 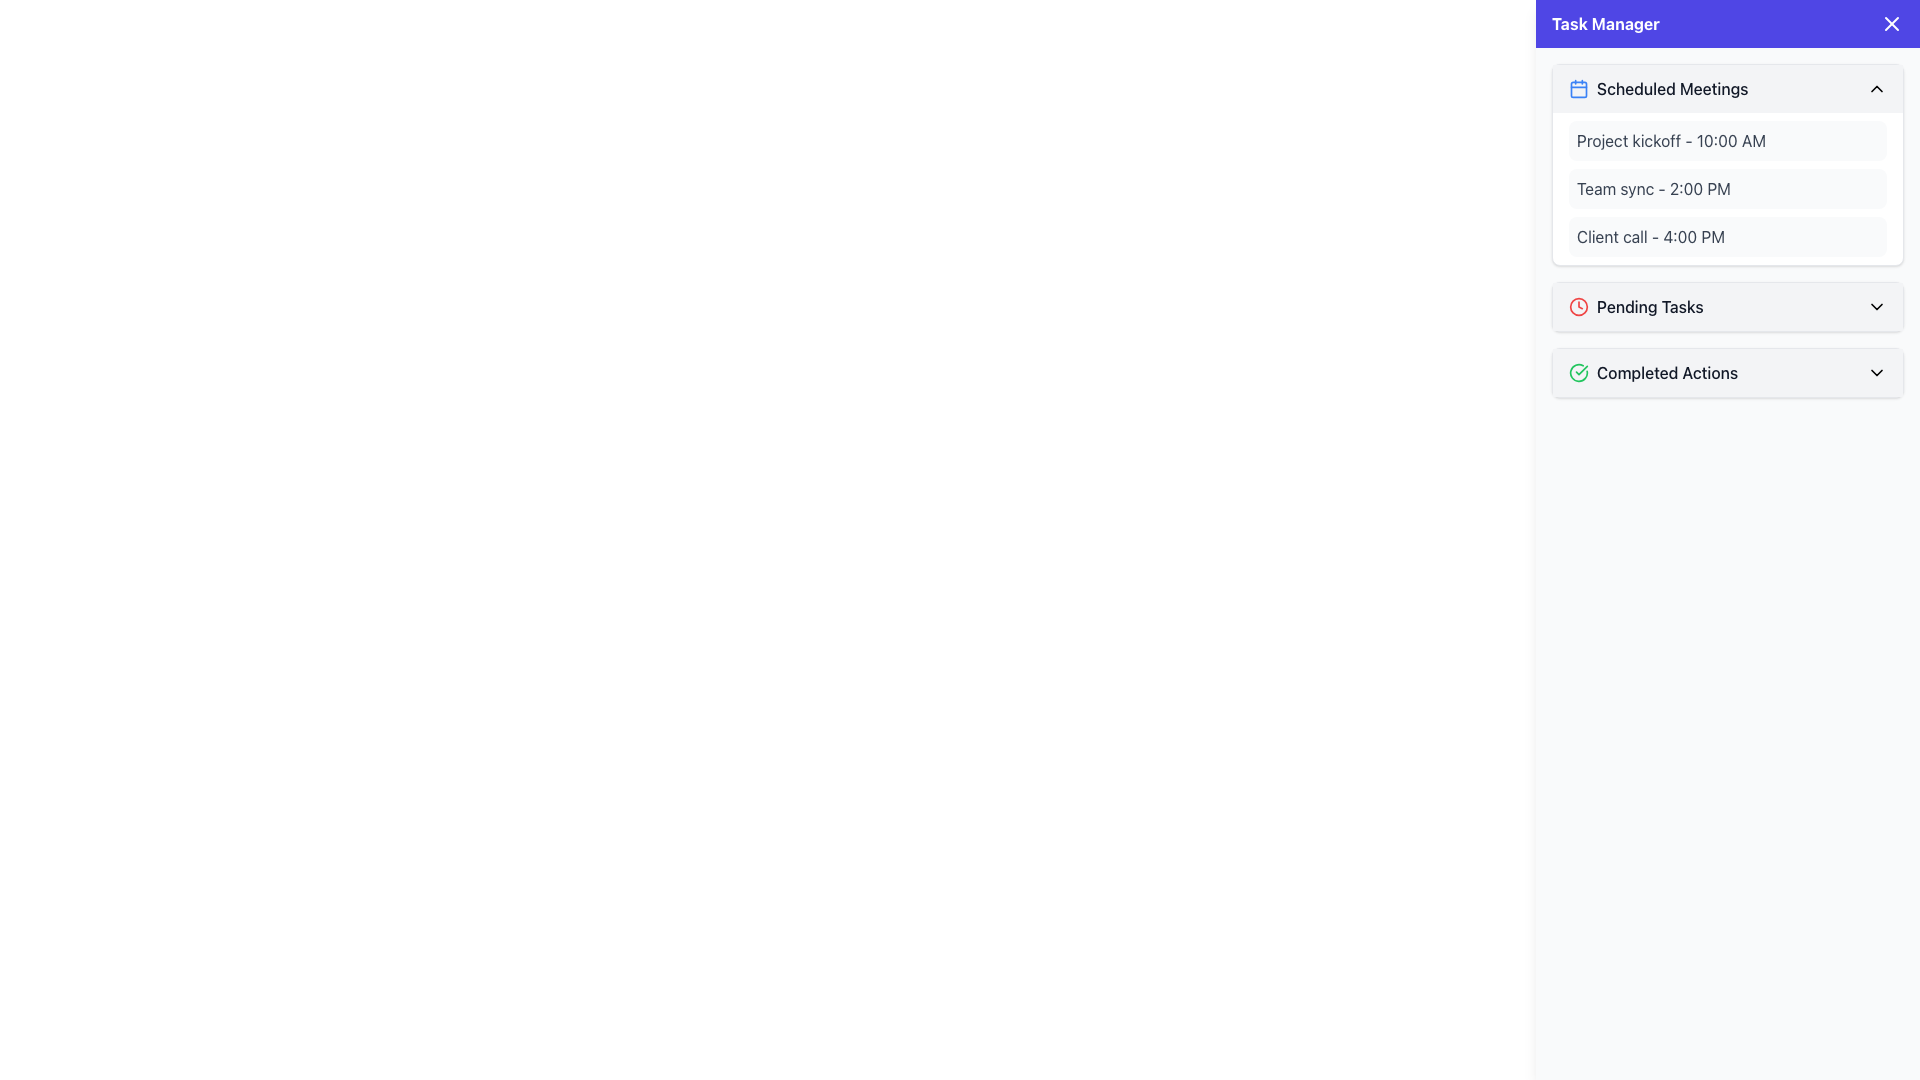 What do you see at coordinates (1875, 307) in the screenshot?
I see `the Dropdown indicator icon at the extreme right of the 'Pending Tasks' section header` at bounding box center [1875, 307].